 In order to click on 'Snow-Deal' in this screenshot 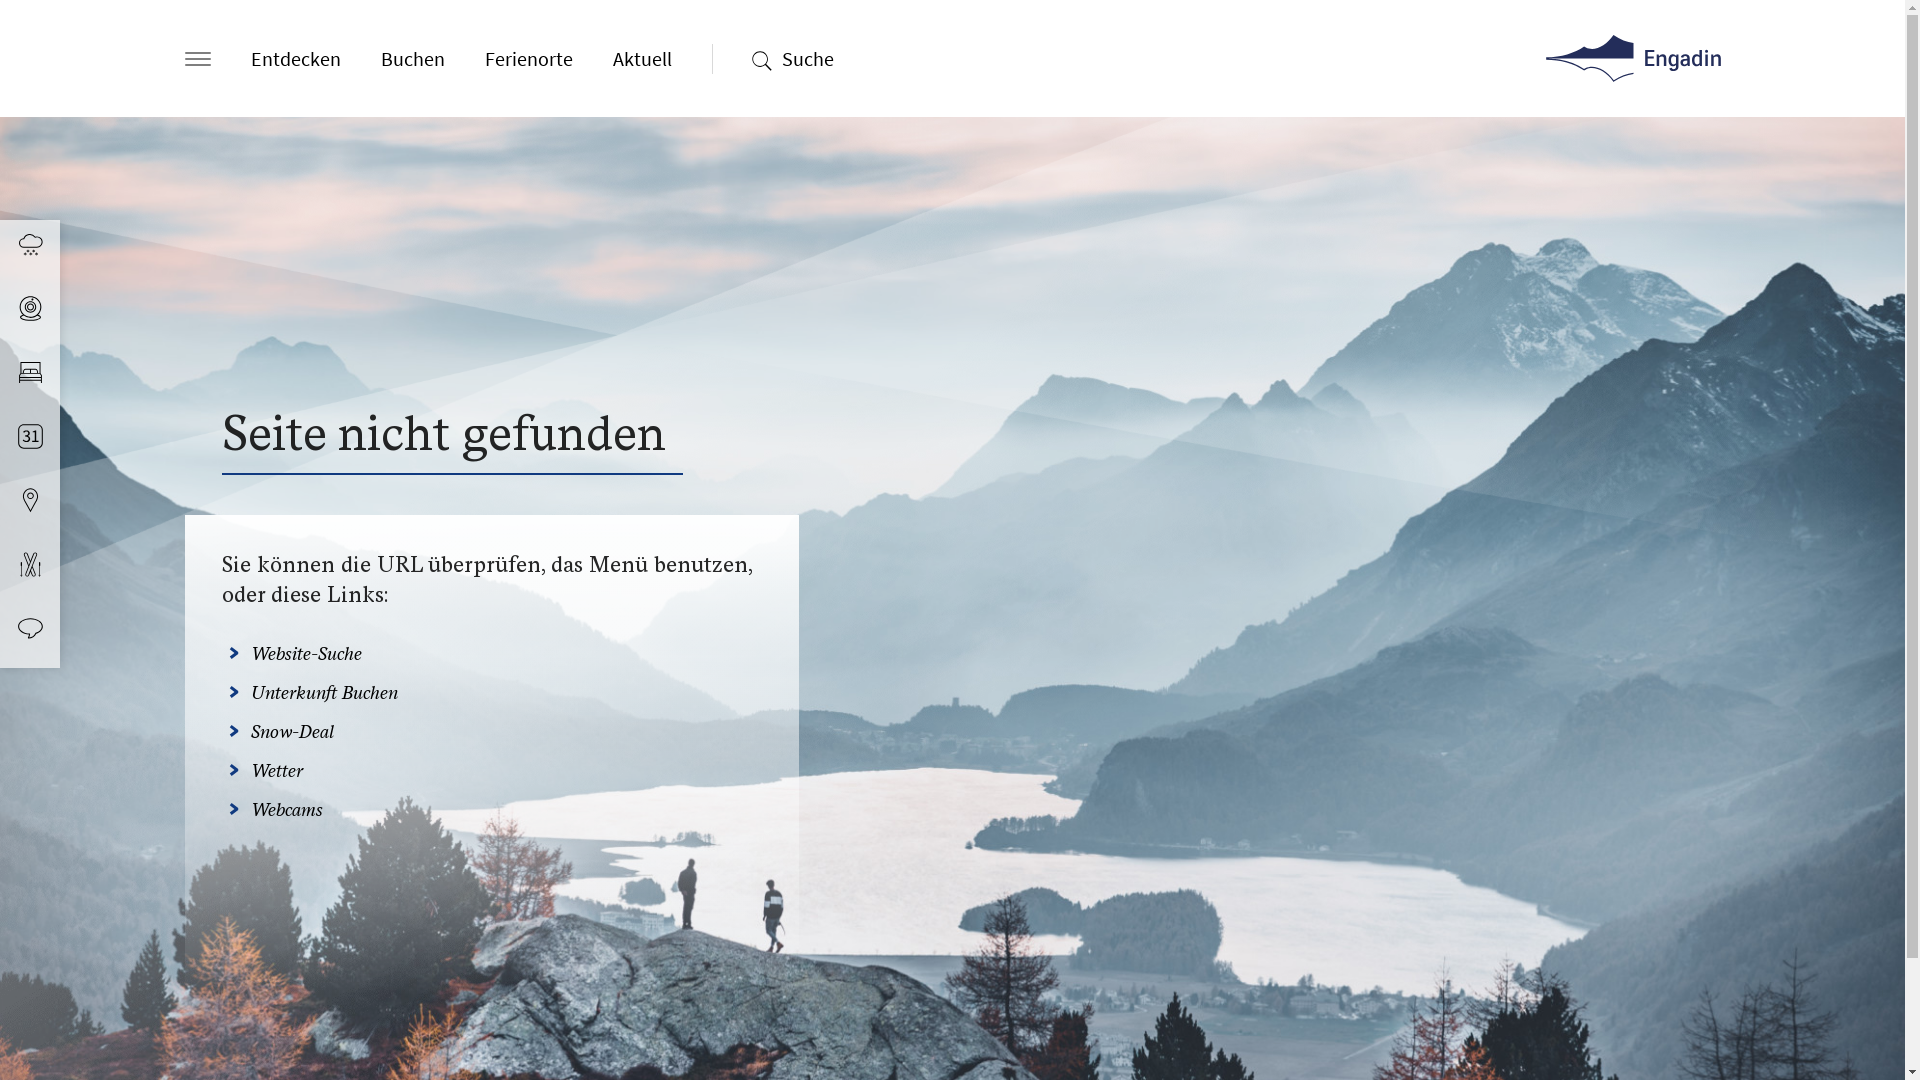, I will do `click(290, 731)`.